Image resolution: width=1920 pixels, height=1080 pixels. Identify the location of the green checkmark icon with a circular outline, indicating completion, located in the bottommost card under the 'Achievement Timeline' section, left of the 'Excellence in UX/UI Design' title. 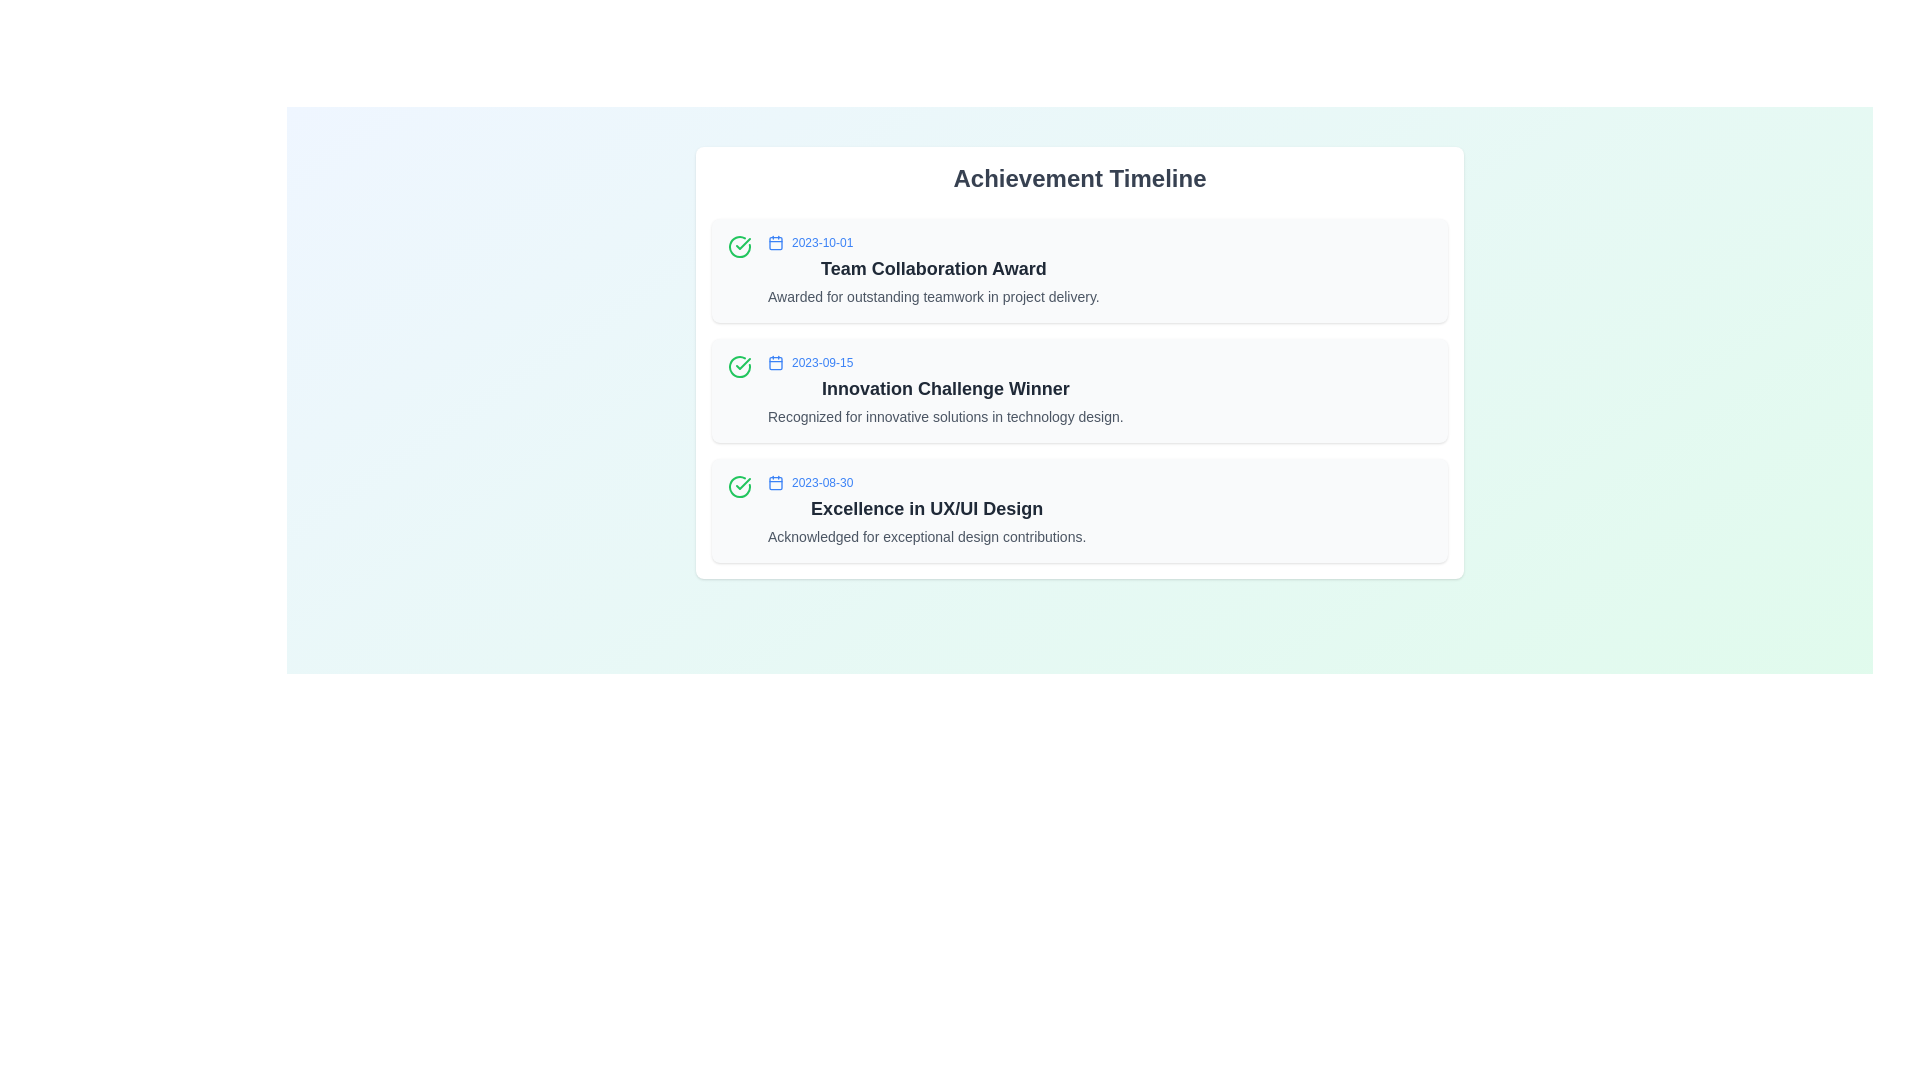
(738, 486).